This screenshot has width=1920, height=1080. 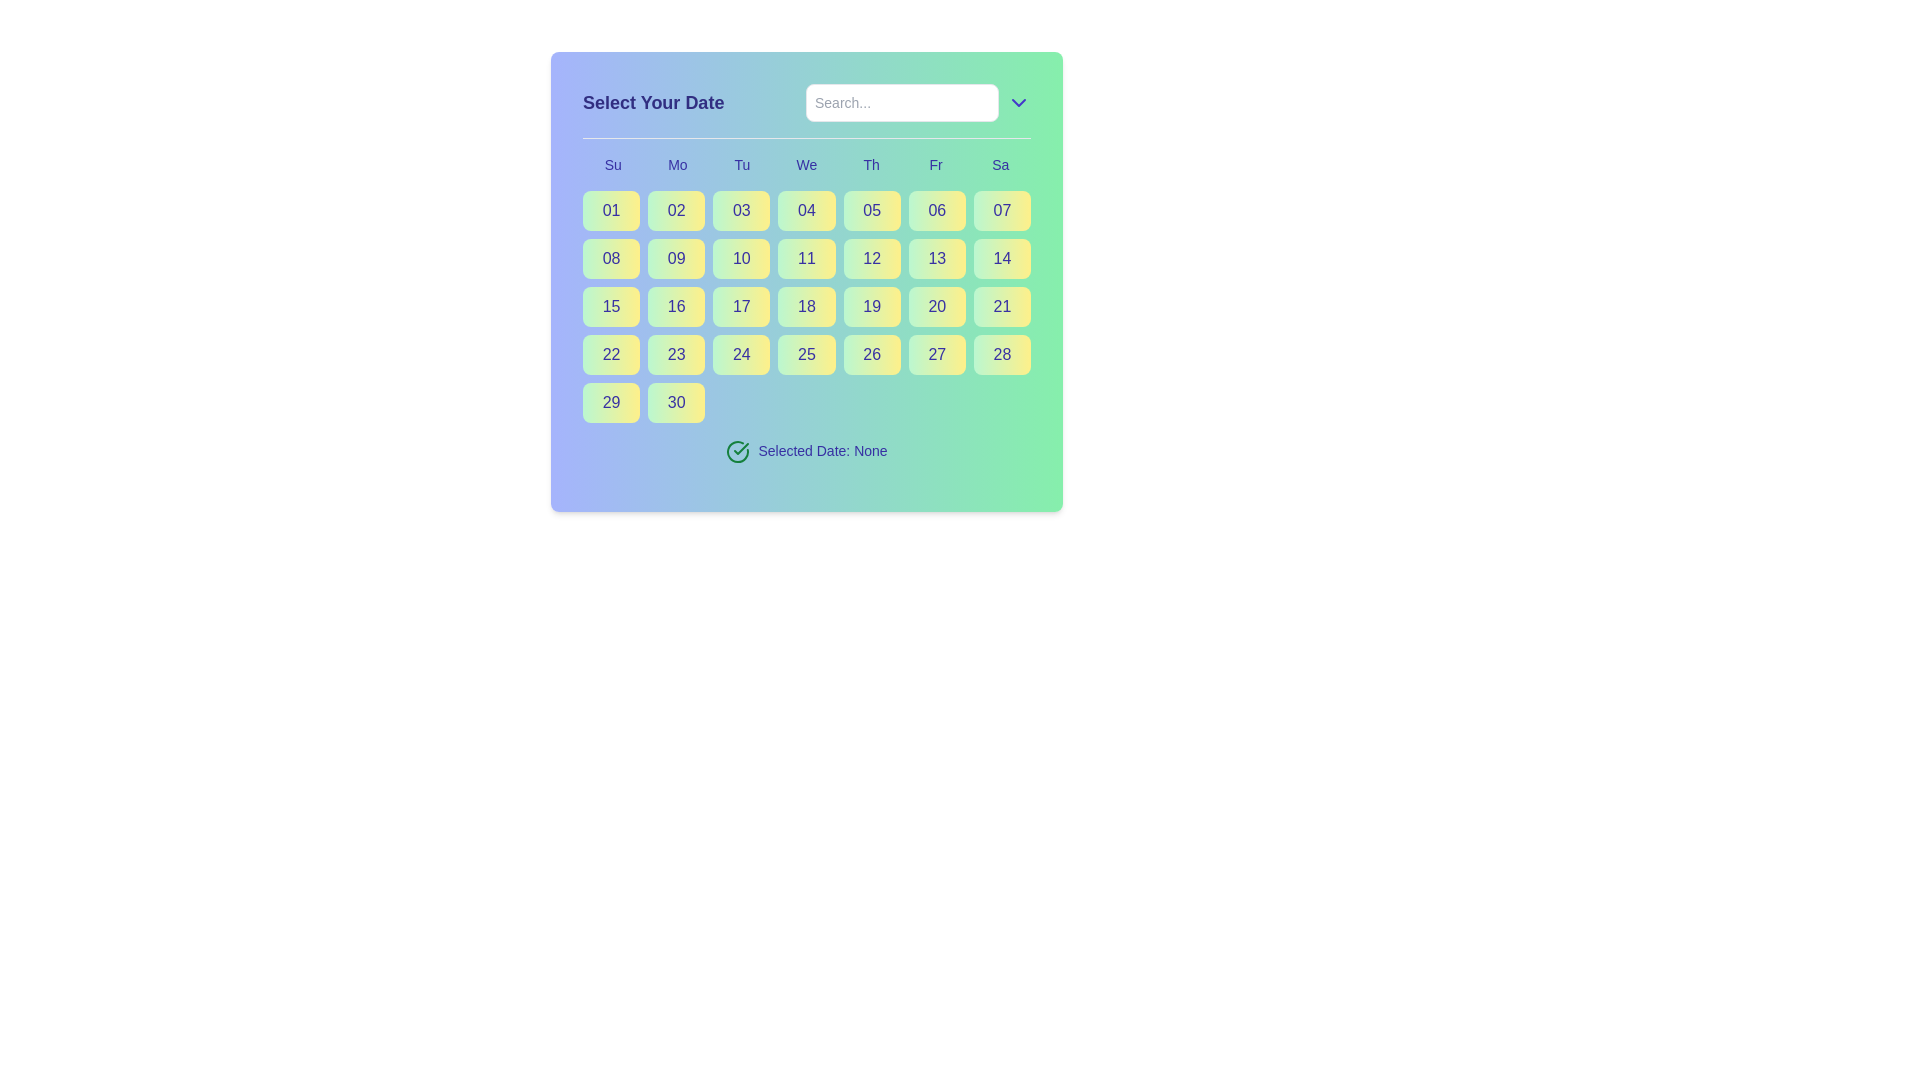 I want to click on the button representing the 18th day in the date-picker interface, so click(x=806, y=307).